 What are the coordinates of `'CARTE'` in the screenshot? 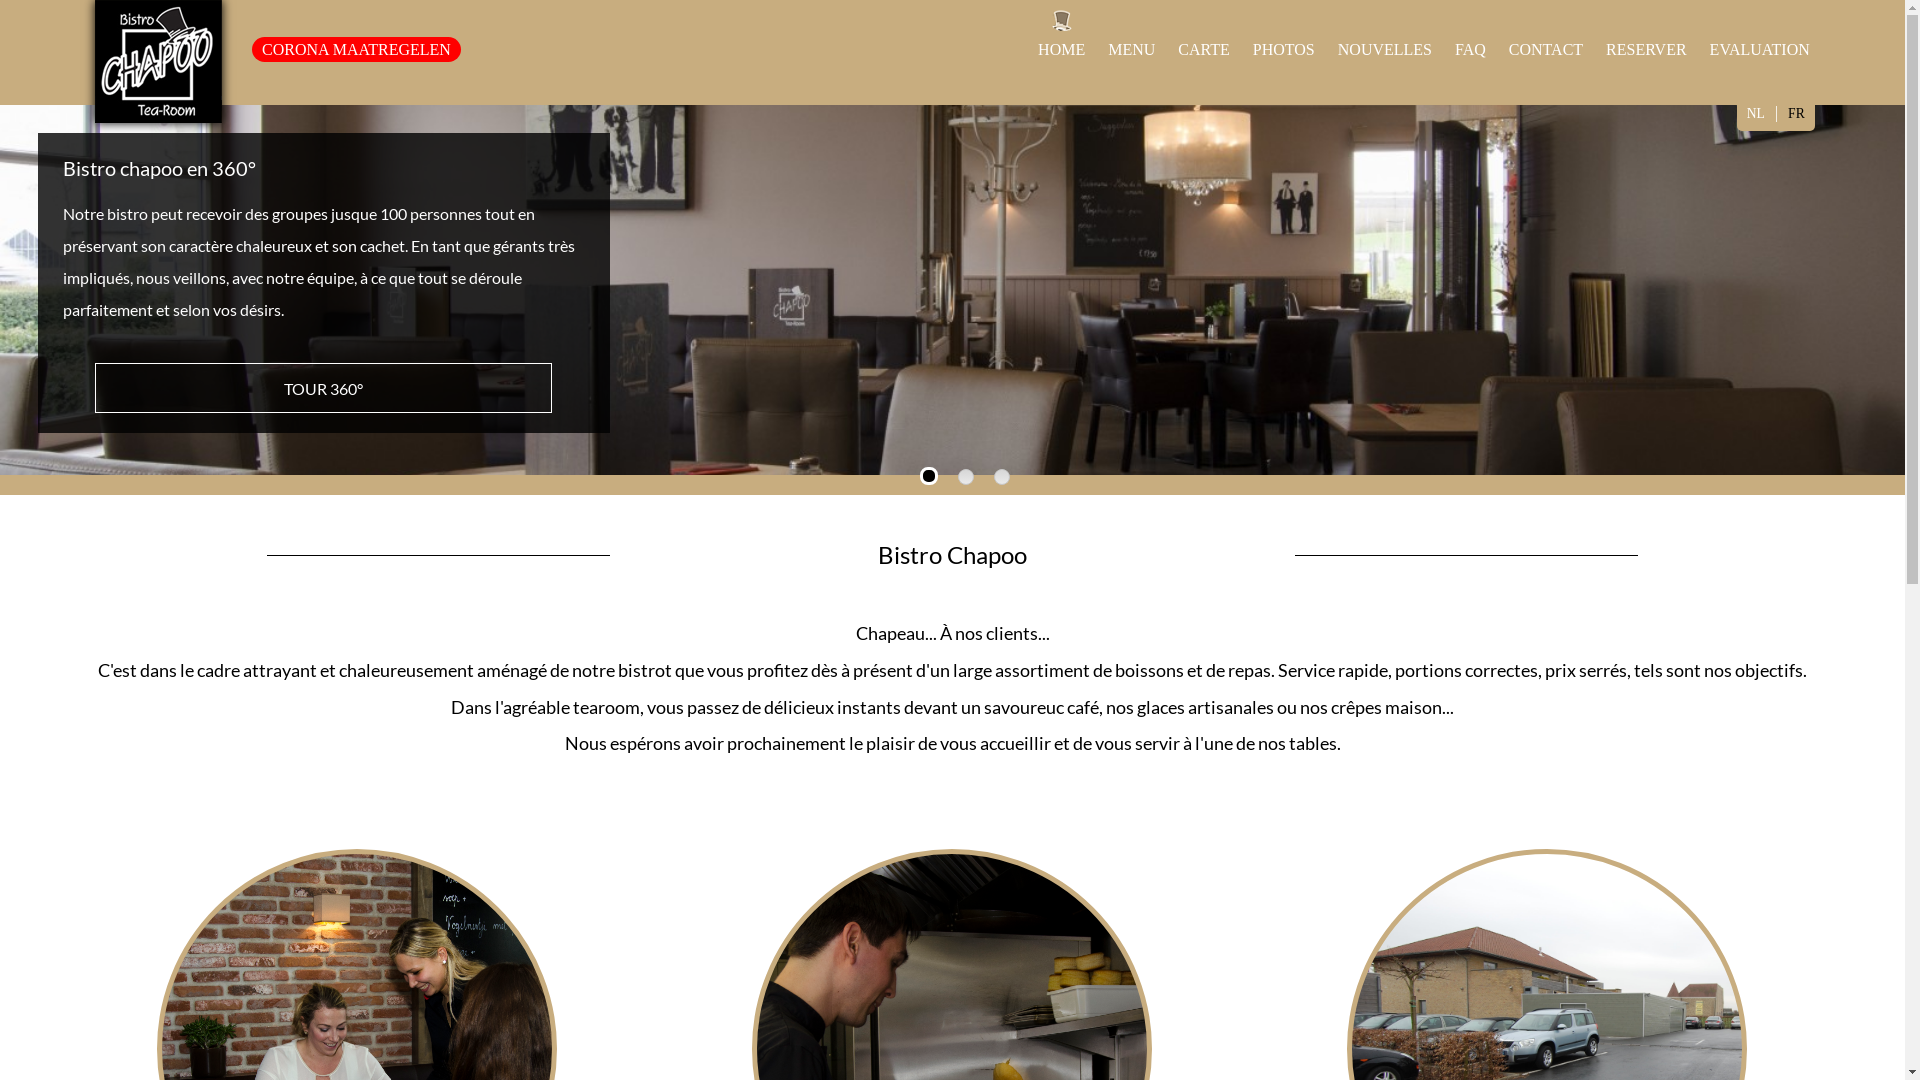 It's located at (1202, 48).